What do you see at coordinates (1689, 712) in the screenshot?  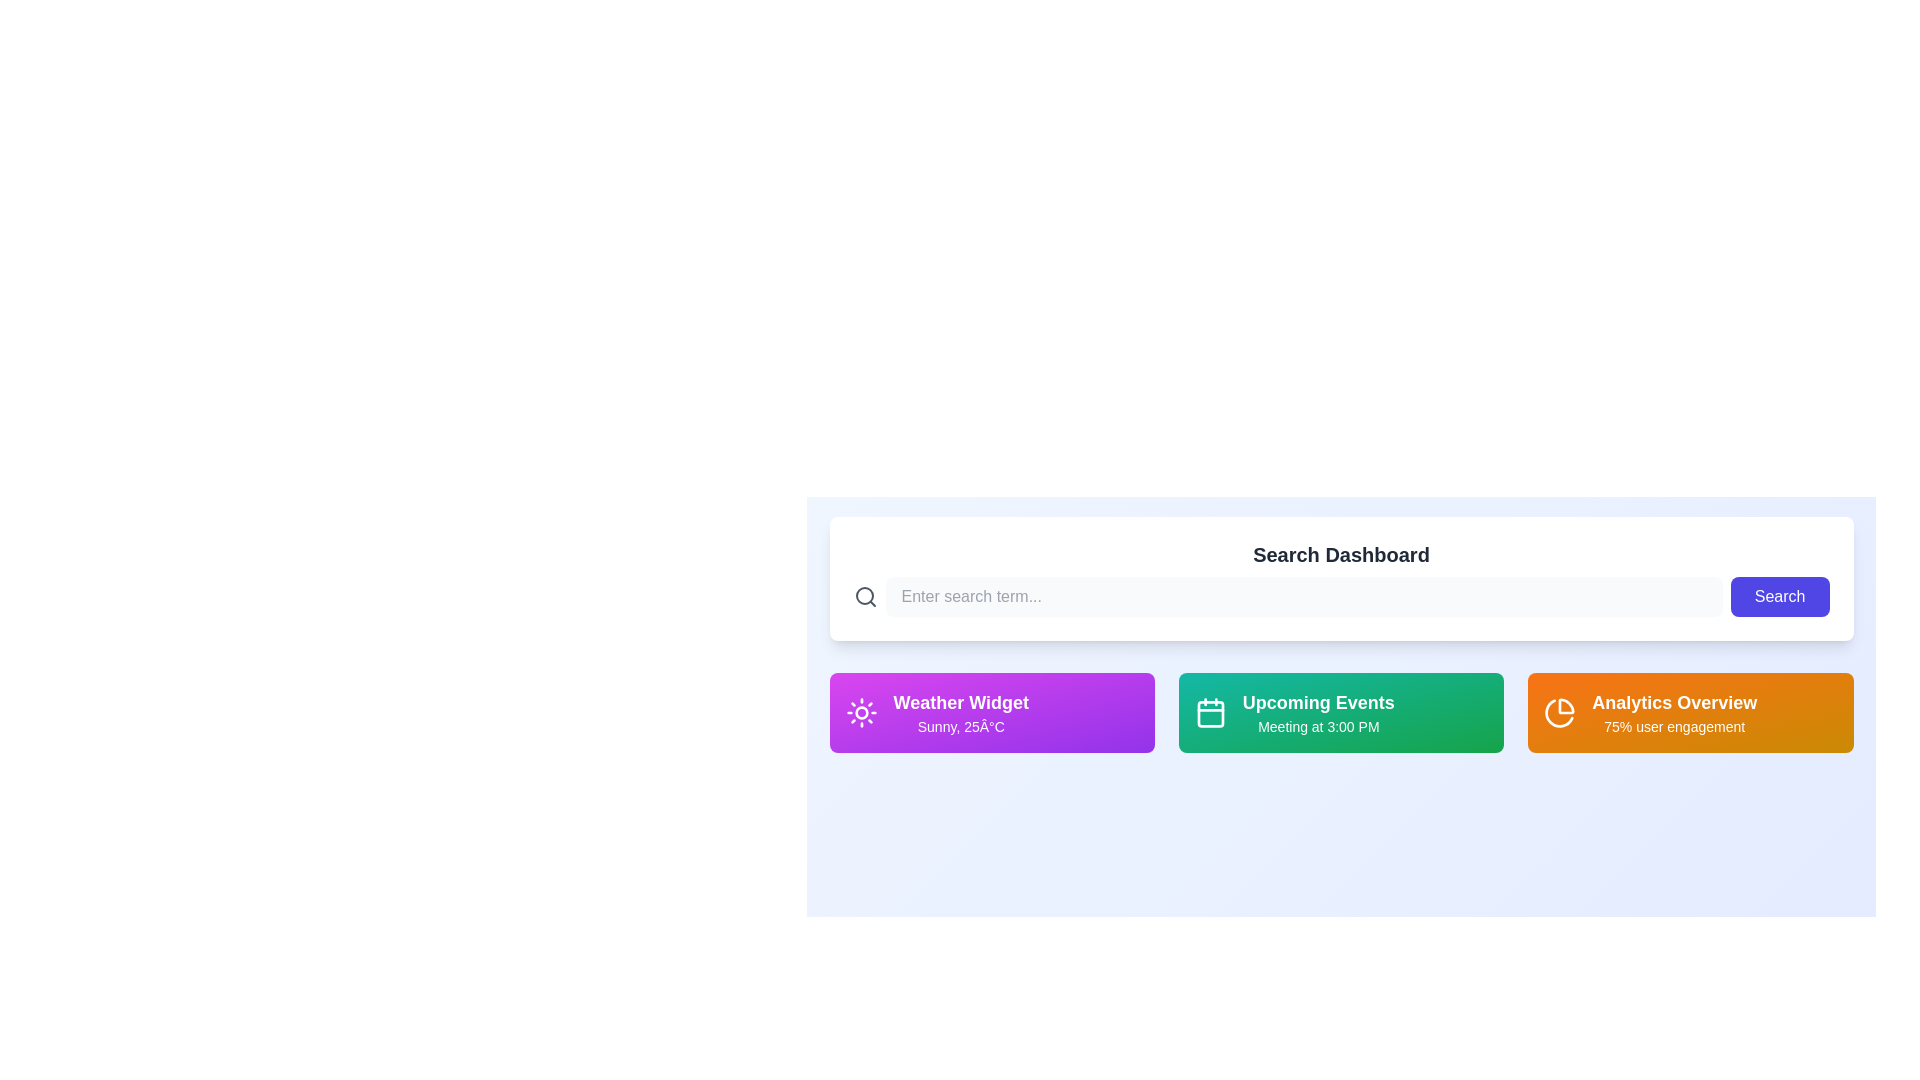 I see `text from the Information card displaying user engagement percentage located in the bottom-right position of the grid beneath the search bar` at bounding box center [1689, 712].